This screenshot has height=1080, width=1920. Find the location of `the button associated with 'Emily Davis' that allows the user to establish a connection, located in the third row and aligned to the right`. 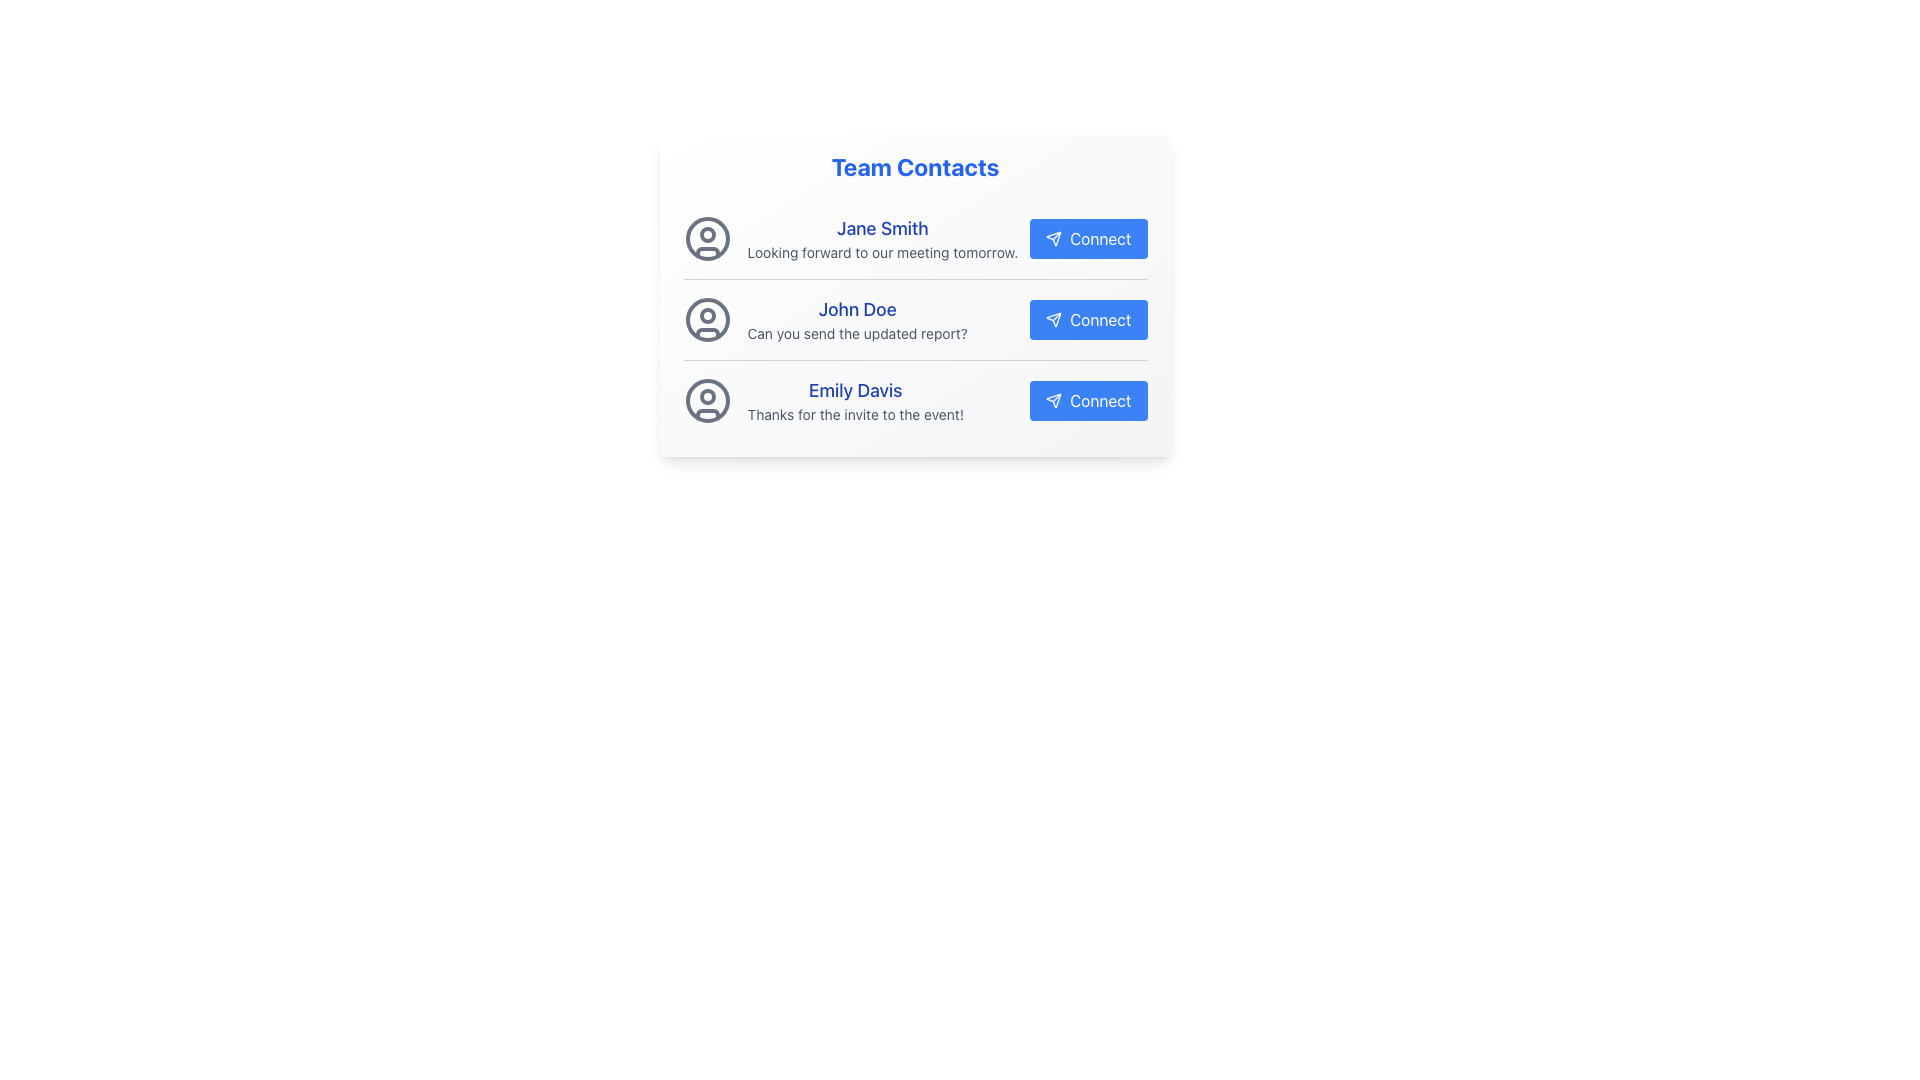

the button associated with 'Emily Davis' that allows the user to establish a connection, located in the third row and aligned to the right is located at coordinates (1087, 401).